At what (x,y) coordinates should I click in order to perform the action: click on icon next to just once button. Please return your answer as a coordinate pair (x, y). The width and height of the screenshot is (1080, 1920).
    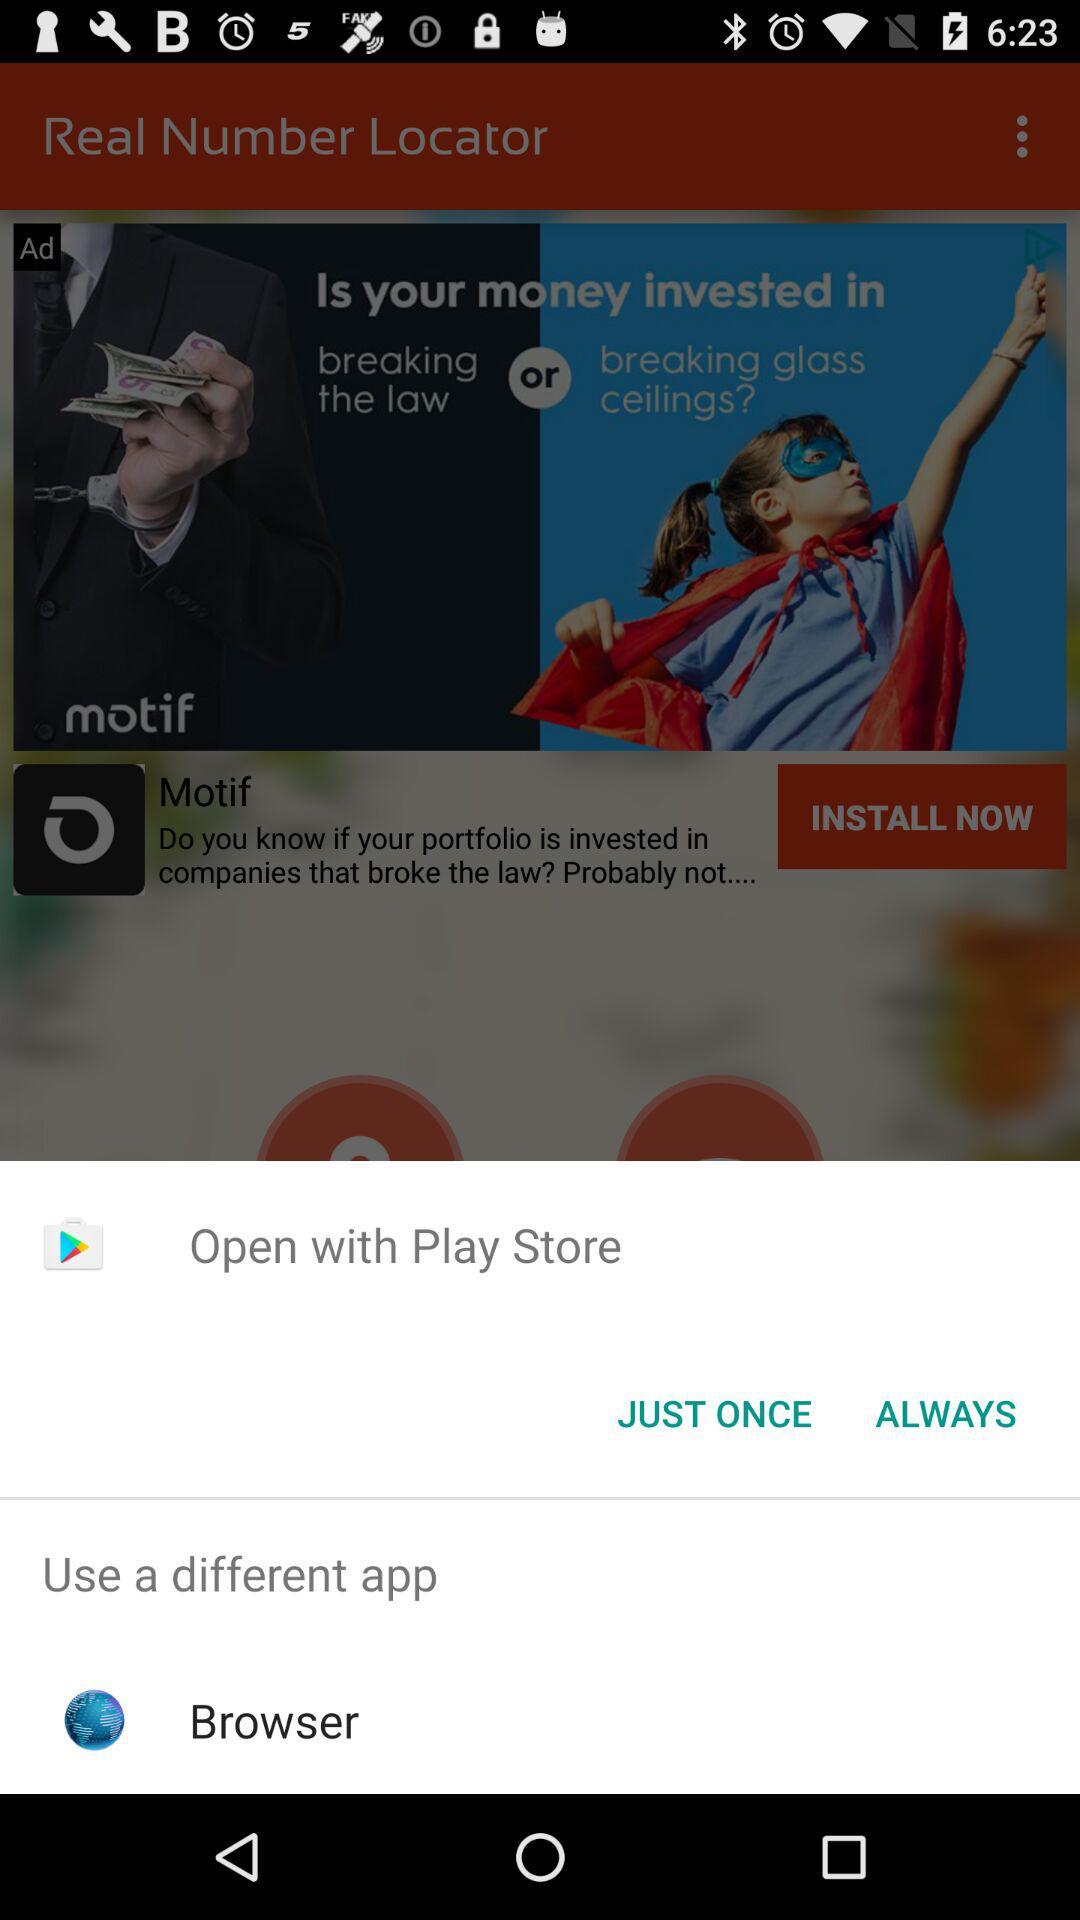
    Looking at the image, I should click on (945, 1411).